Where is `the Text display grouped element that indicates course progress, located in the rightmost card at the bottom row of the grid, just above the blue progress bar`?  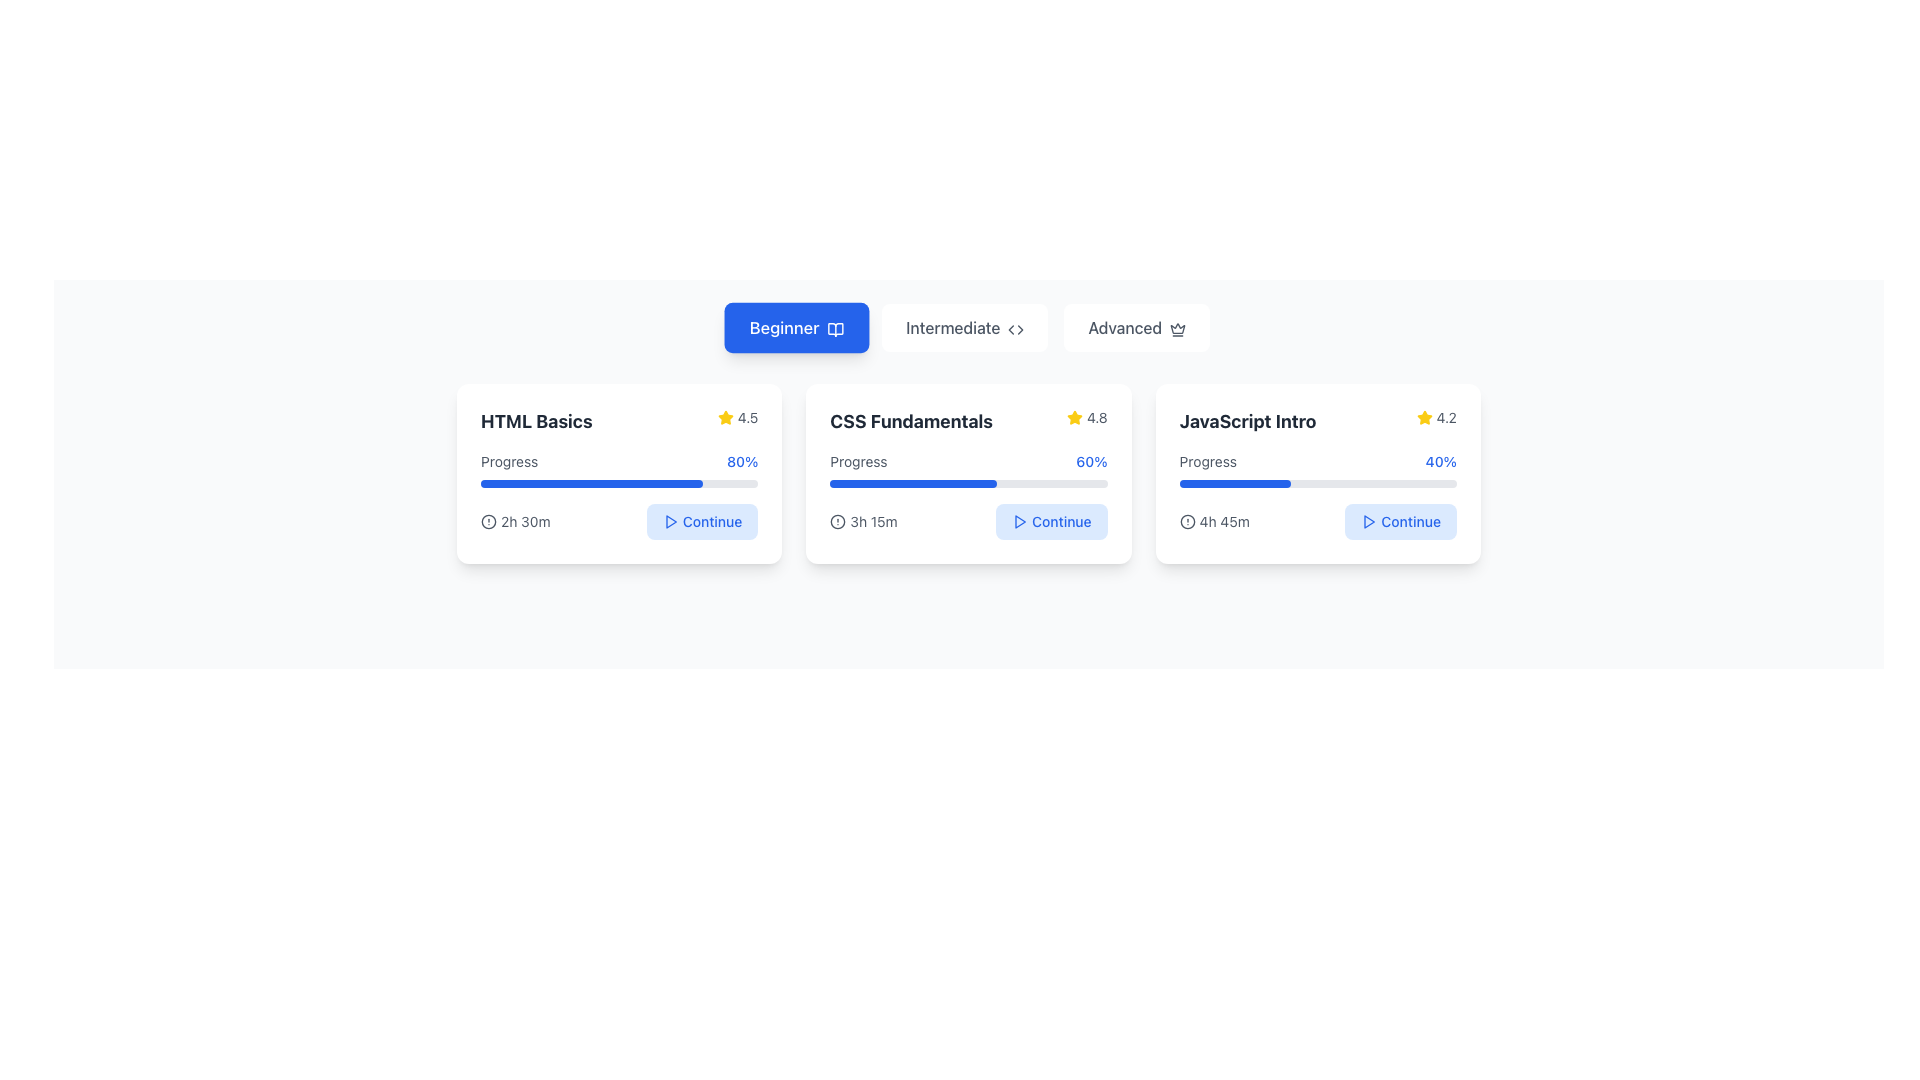
the Text display grouped element that indicates course progress, located in the rightmost card at the bottom row of the grid, just above the blue progress bar is located at coordinates (1318, 462).